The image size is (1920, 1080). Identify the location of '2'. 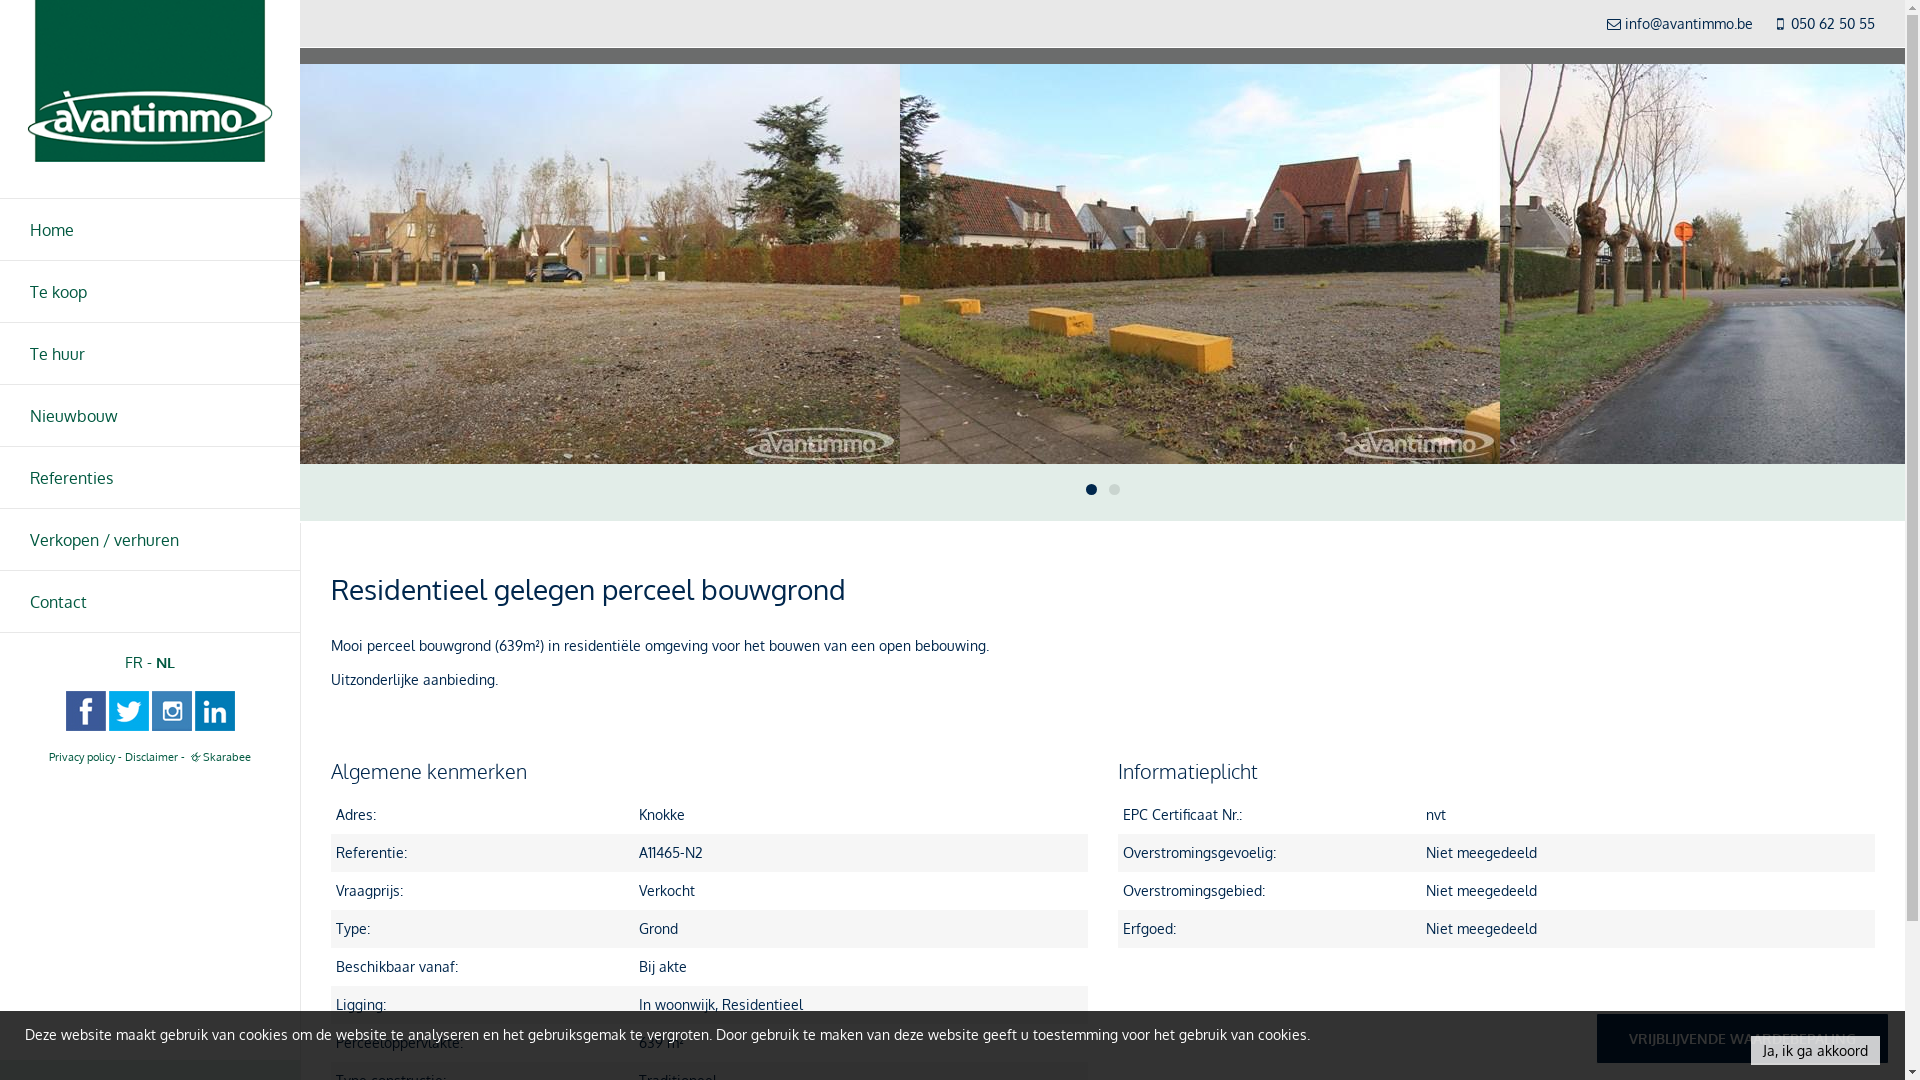
(1107, 489).